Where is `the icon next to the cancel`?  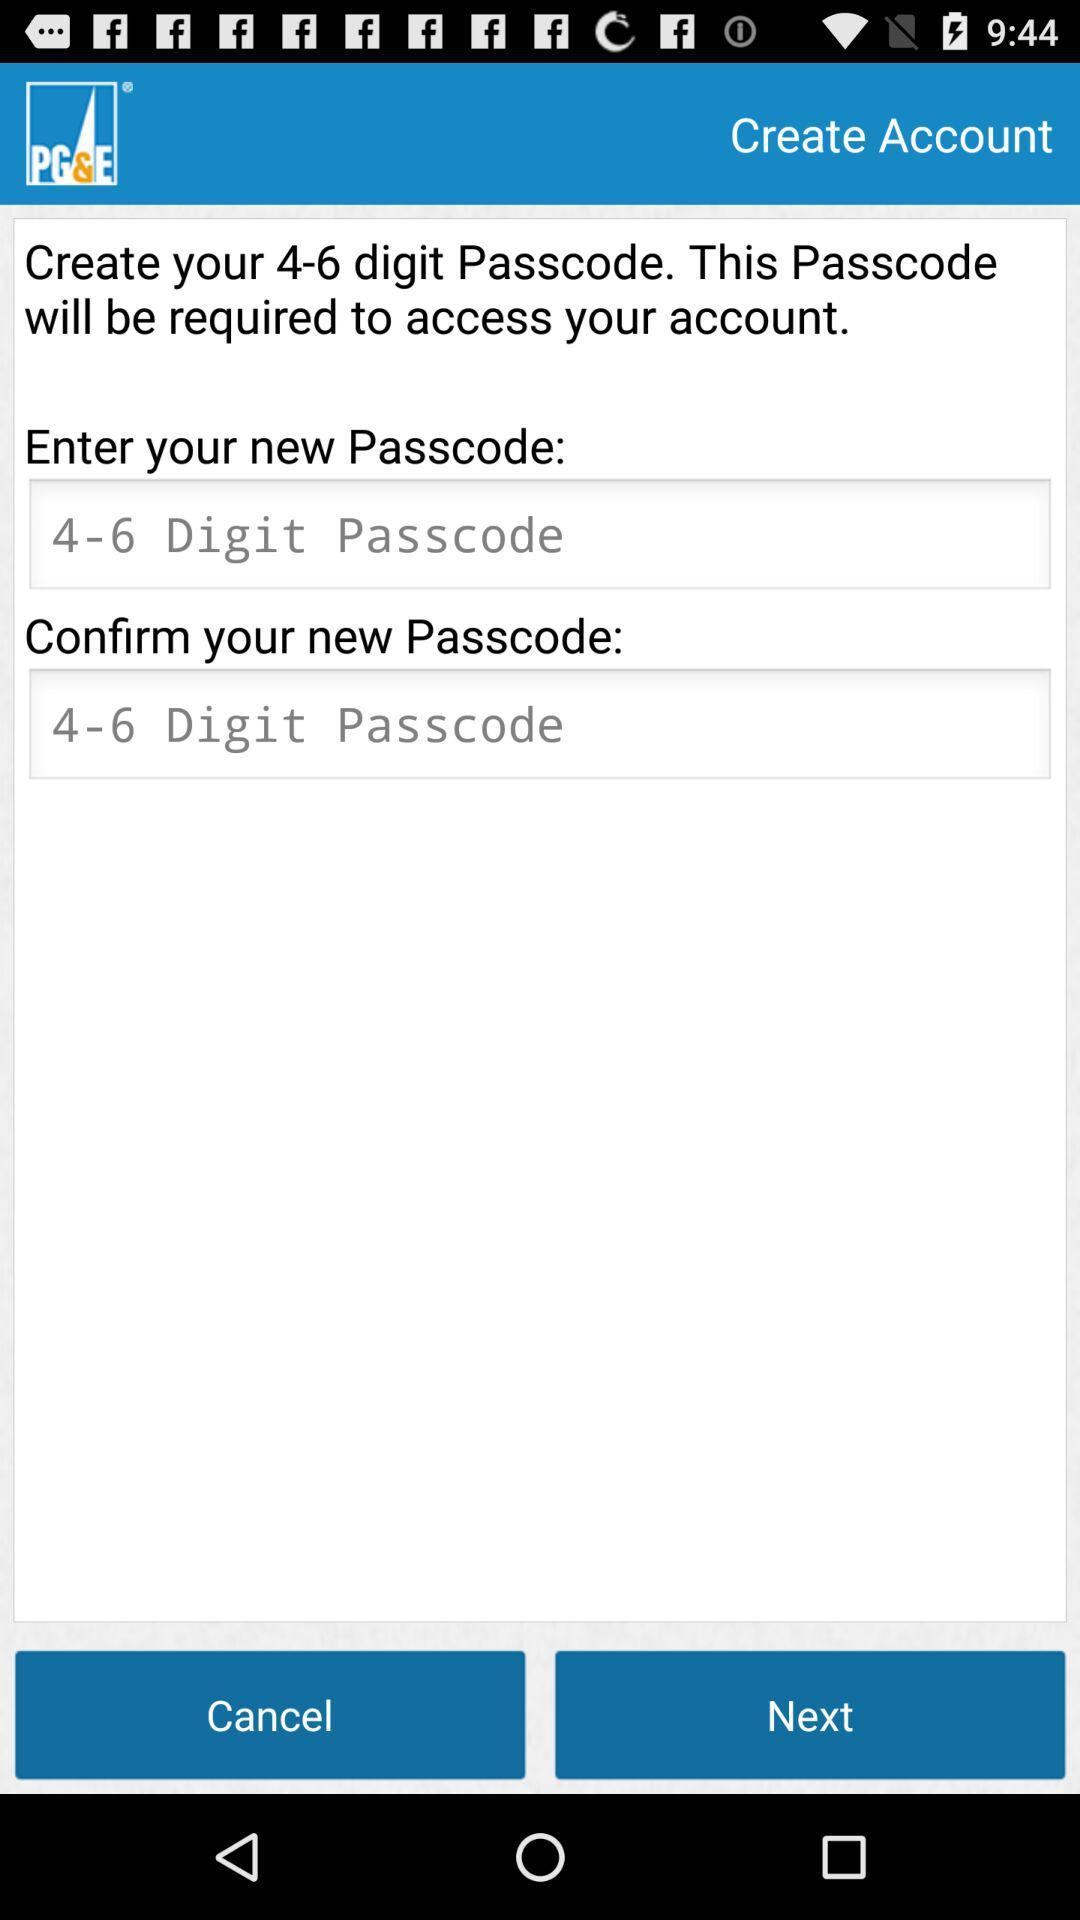 the icon next to the cancel is located at coordinates (810, 1713).